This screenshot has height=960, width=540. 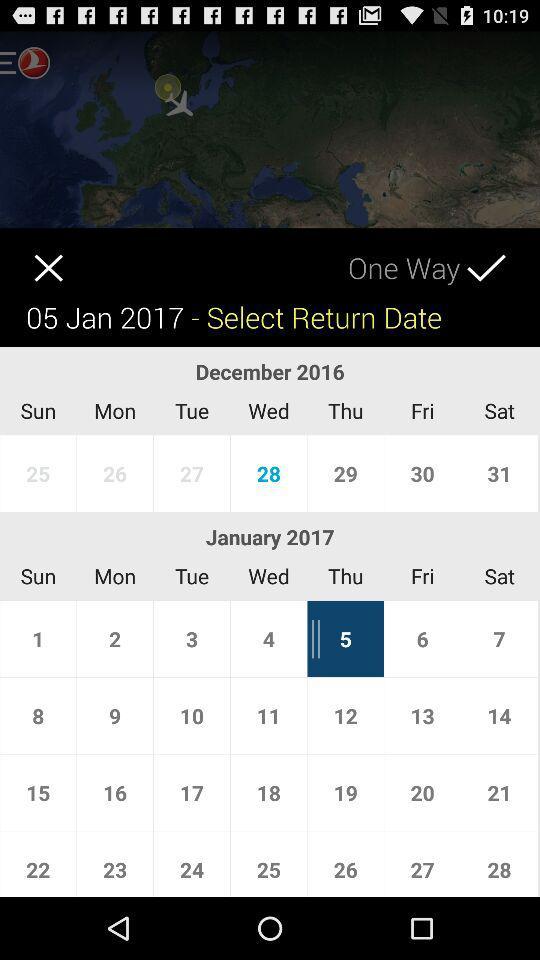 What do you see at coordinates (30, 271) in the screenshot?
I see `the close icon` at bounding box center [30, 271].